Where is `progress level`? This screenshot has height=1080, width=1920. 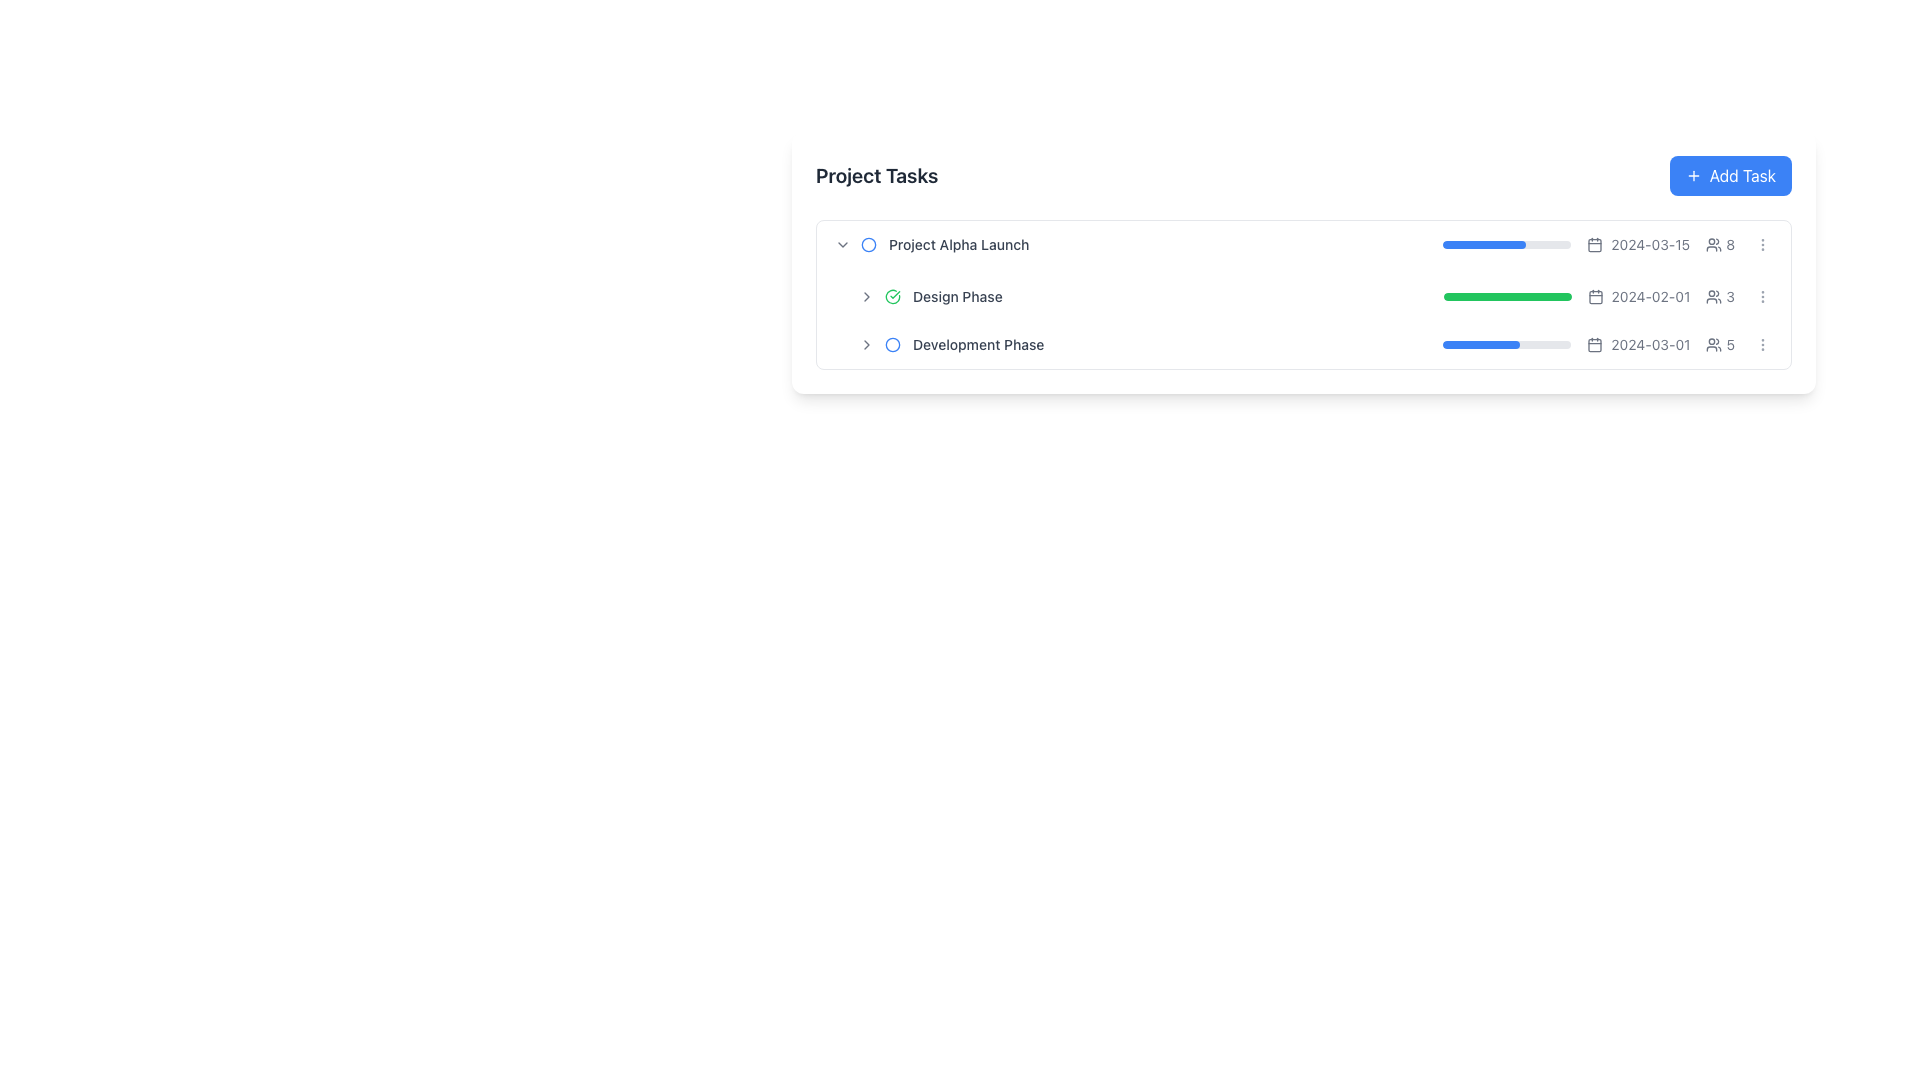
progress level is located at coordinates (1498, 297).